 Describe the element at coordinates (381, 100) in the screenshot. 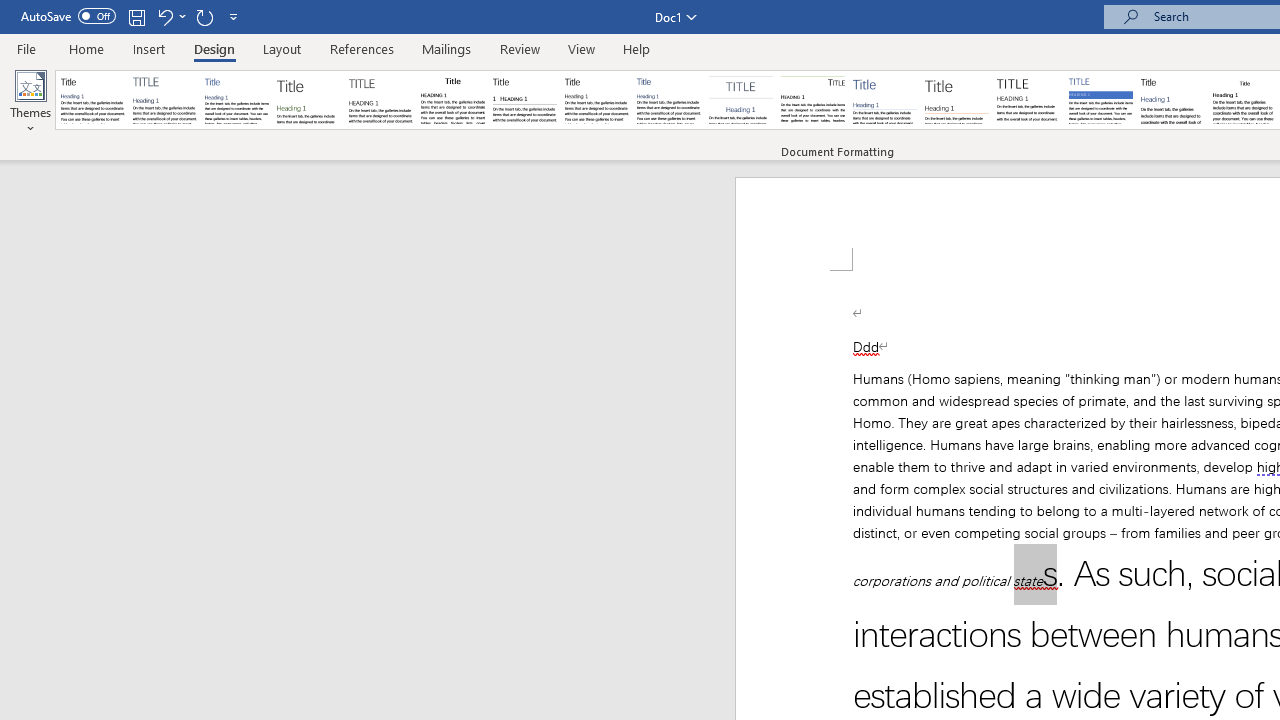

I see `'Black & White (Capitalized)'` at that location.